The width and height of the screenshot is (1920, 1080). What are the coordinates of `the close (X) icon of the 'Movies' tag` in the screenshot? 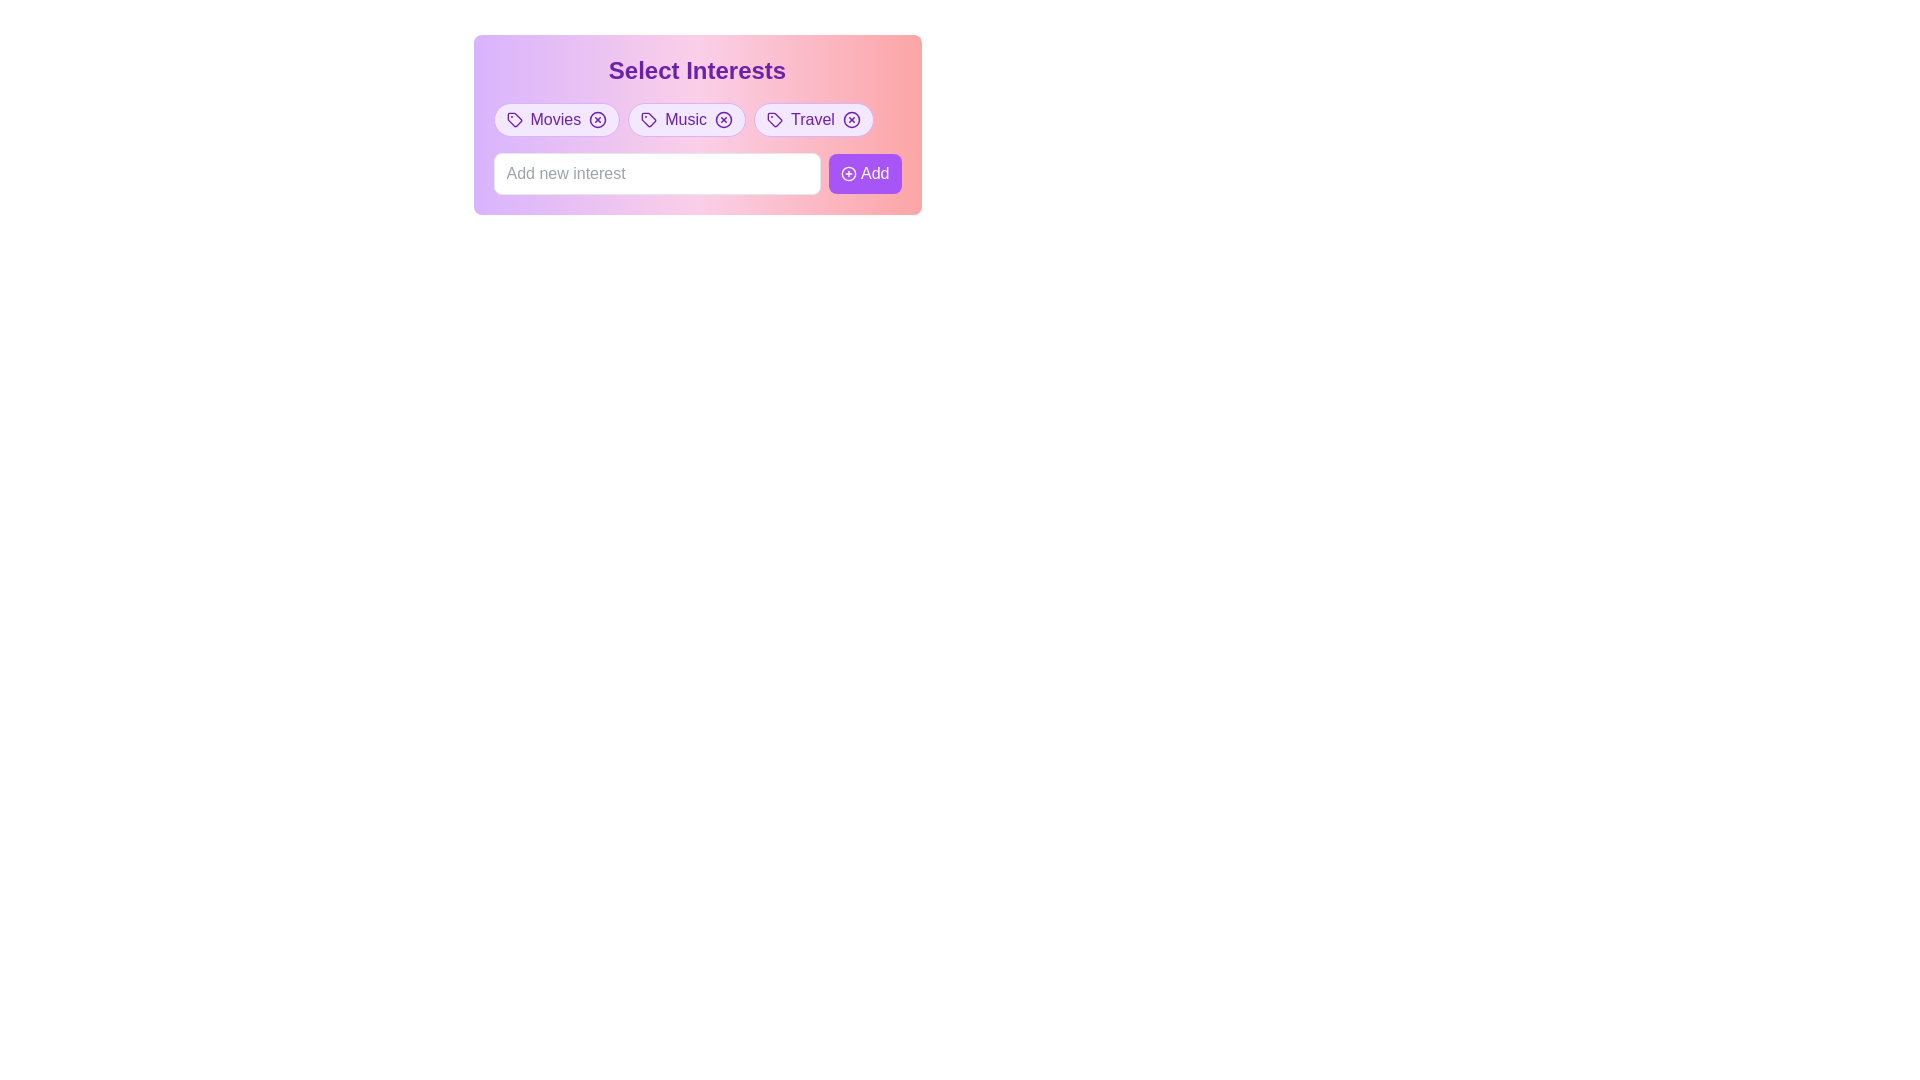 It's located at (556, 119).